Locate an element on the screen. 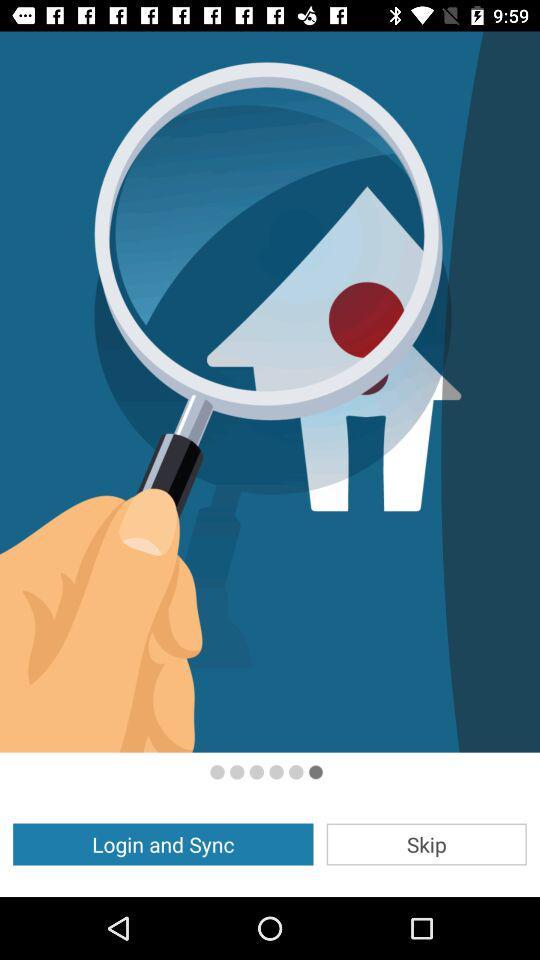  login and sync is located at coordinates (162, 843).